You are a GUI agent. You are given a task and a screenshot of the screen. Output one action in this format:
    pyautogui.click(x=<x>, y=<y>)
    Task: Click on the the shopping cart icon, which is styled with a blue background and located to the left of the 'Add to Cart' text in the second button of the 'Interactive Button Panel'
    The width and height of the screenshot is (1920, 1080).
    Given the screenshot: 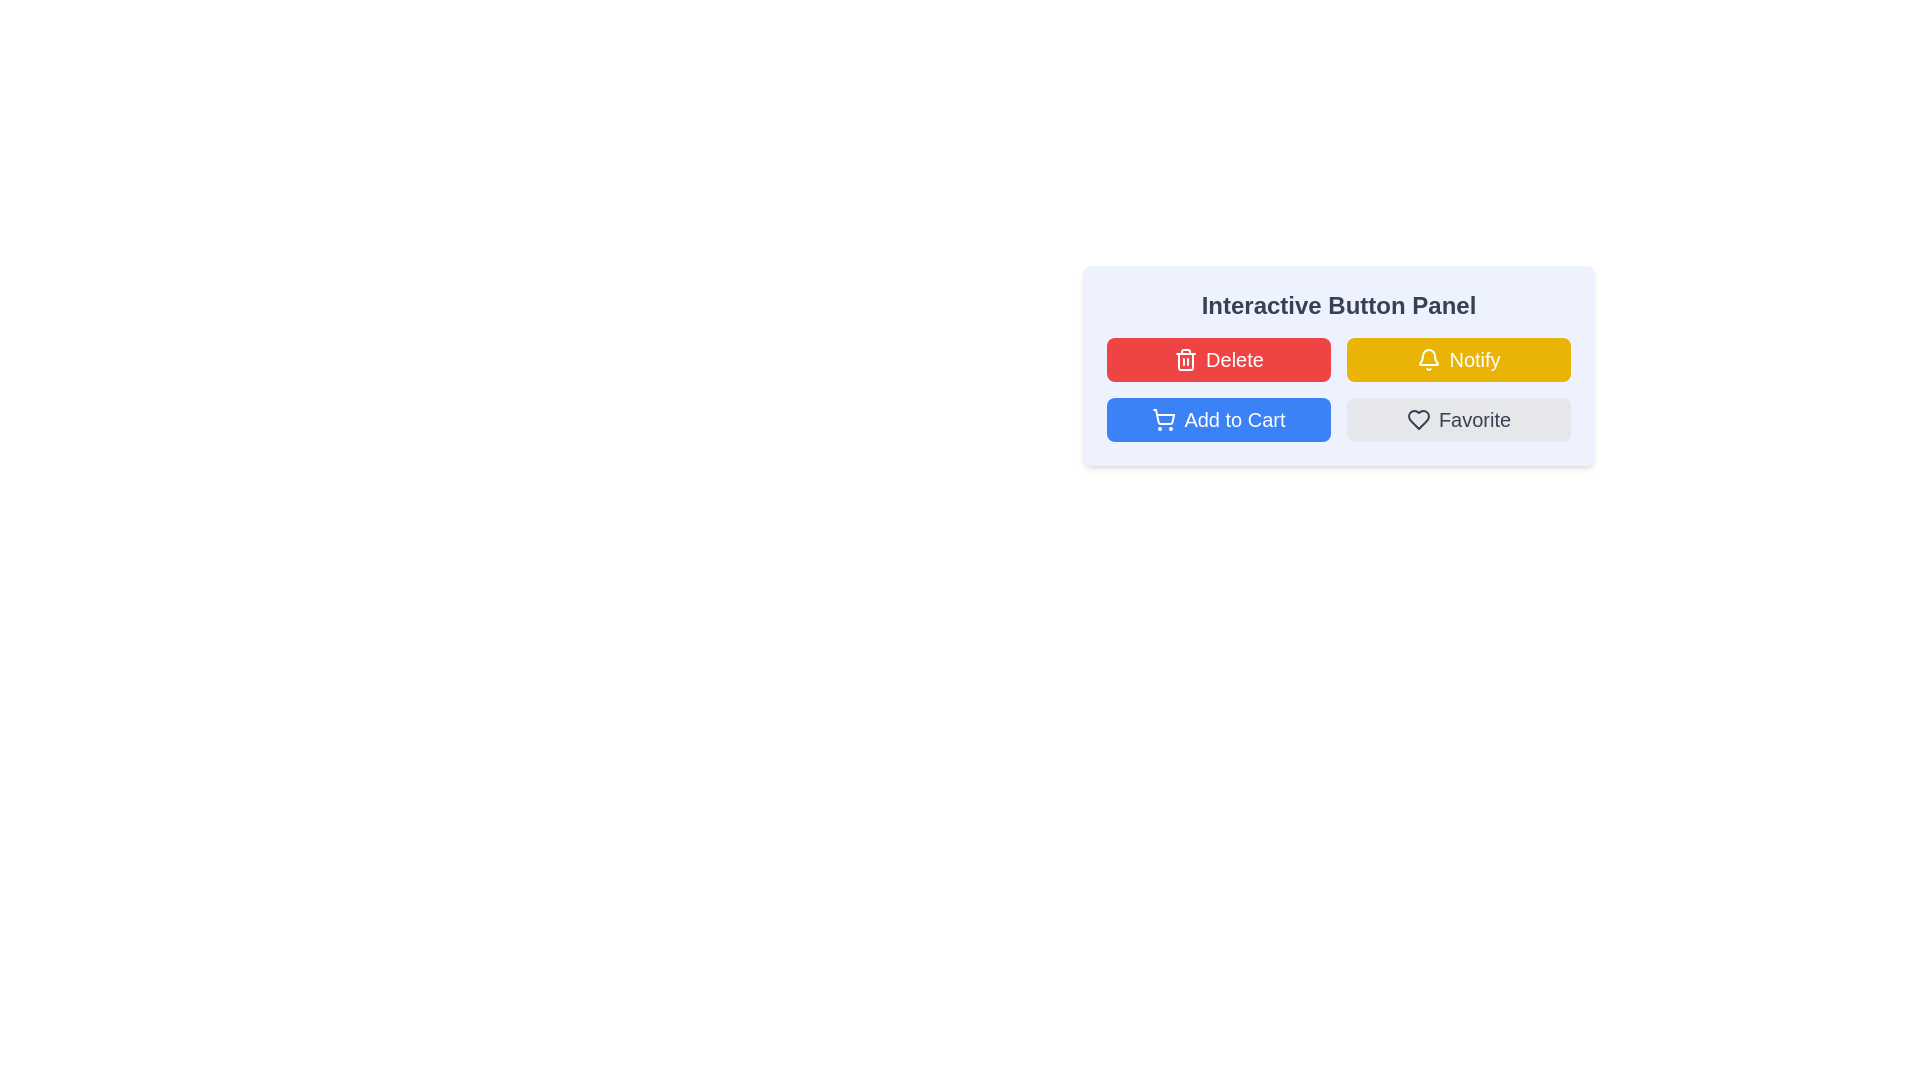 What is the action you would take?
    pyautogui.click(x=1164, y=419)
    